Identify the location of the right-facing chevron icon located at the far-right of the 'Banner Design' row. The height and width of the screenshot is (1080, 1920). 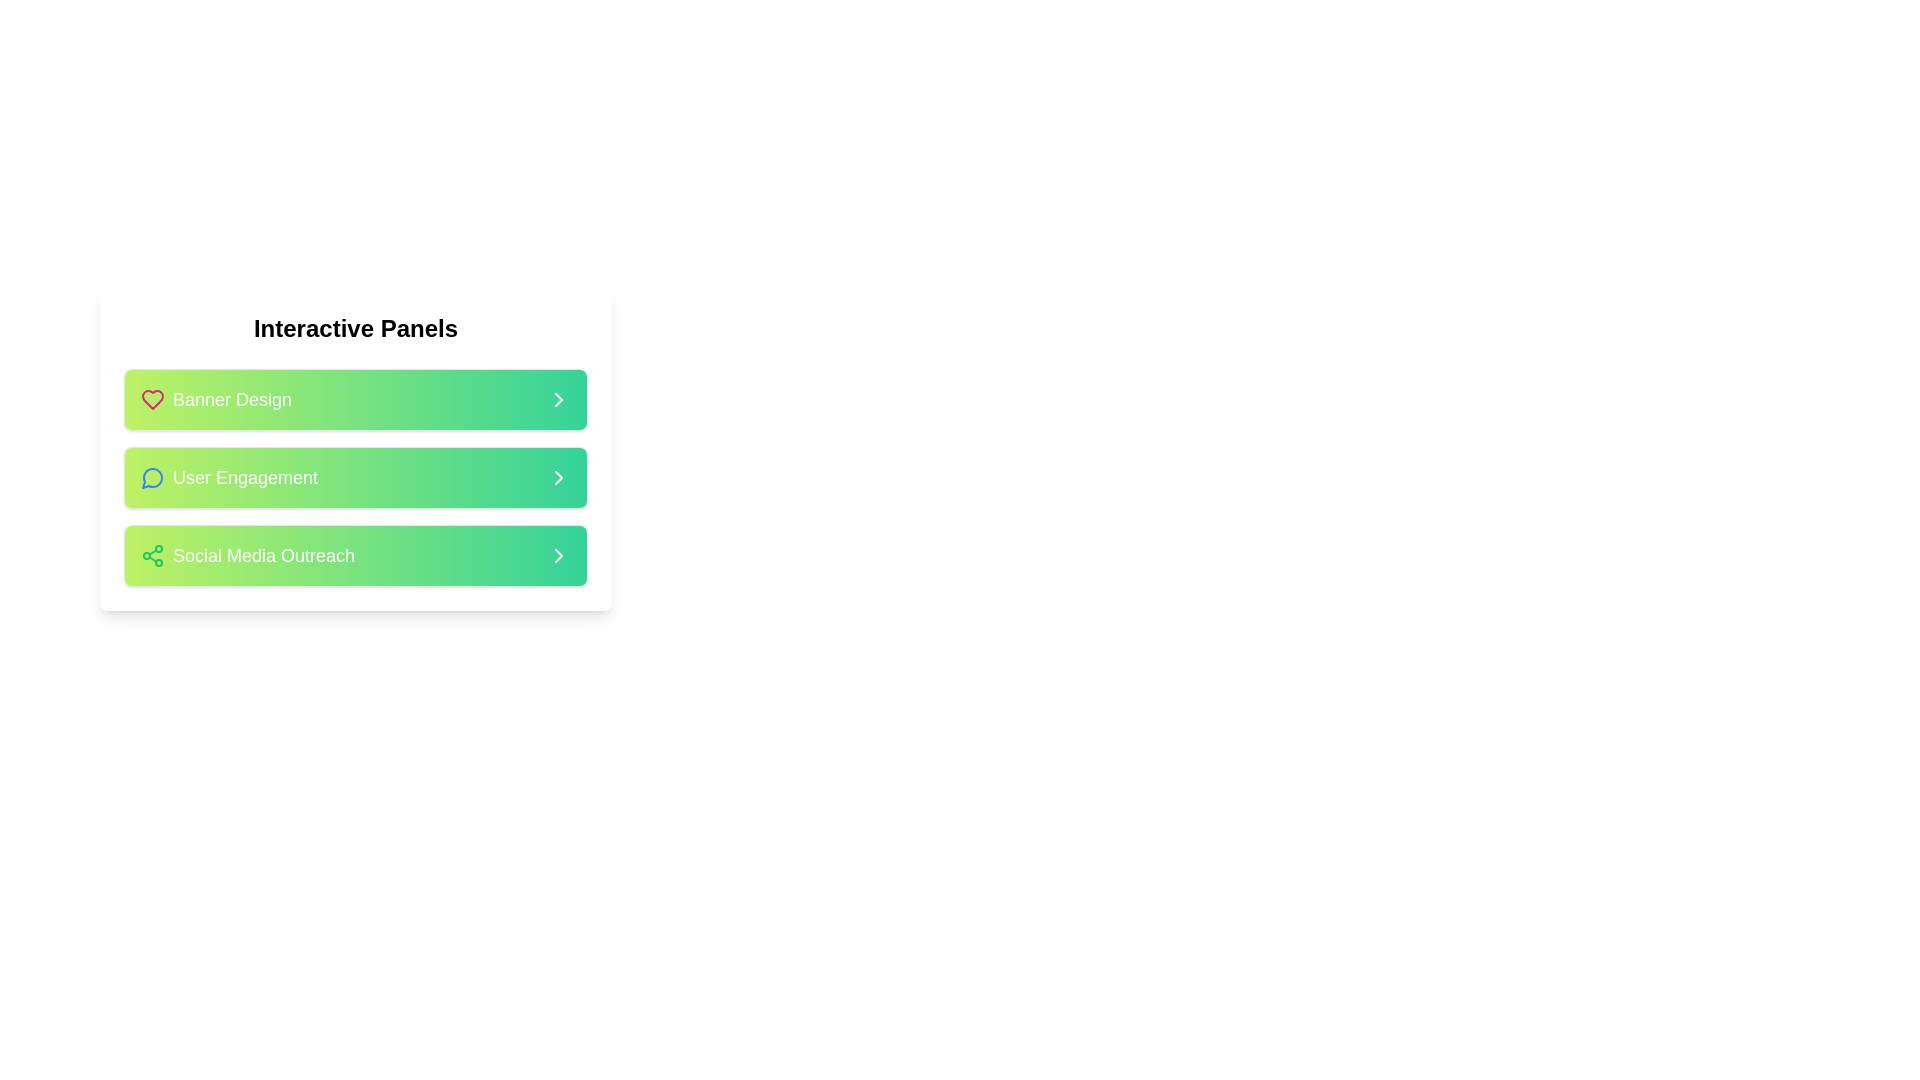
(558, 400).